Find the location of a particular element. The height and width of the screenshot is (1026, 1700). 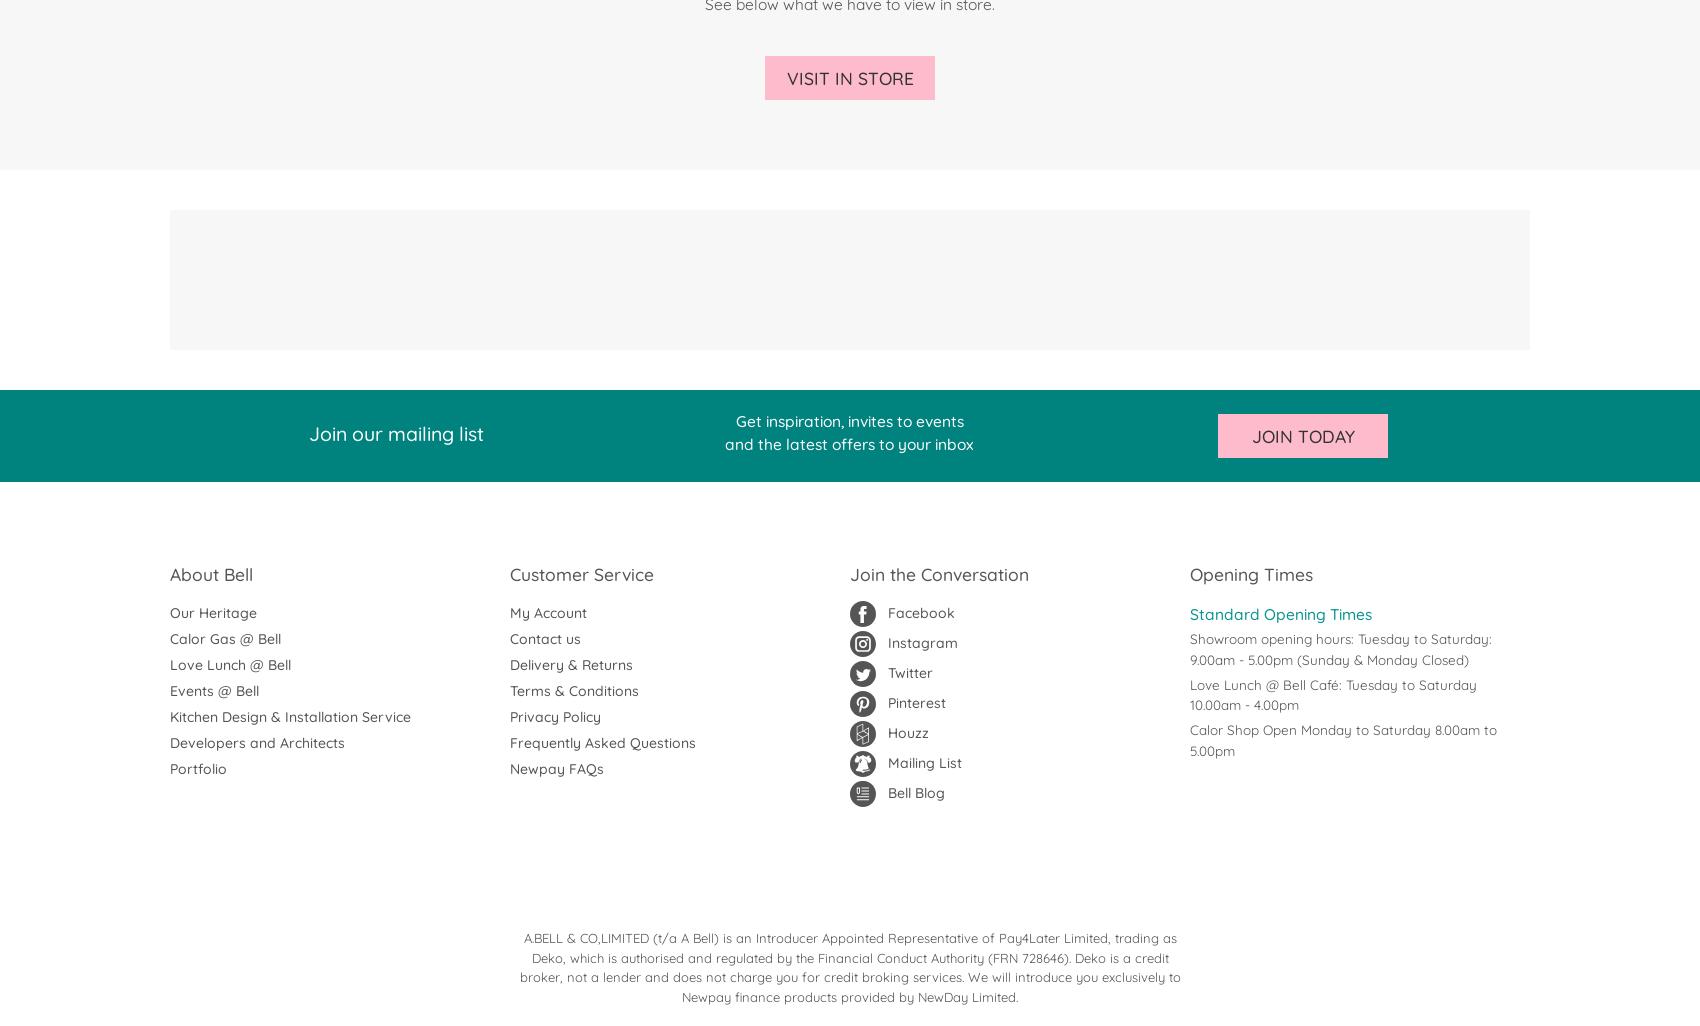

'About Bell' is located at coordinates (210, 572).